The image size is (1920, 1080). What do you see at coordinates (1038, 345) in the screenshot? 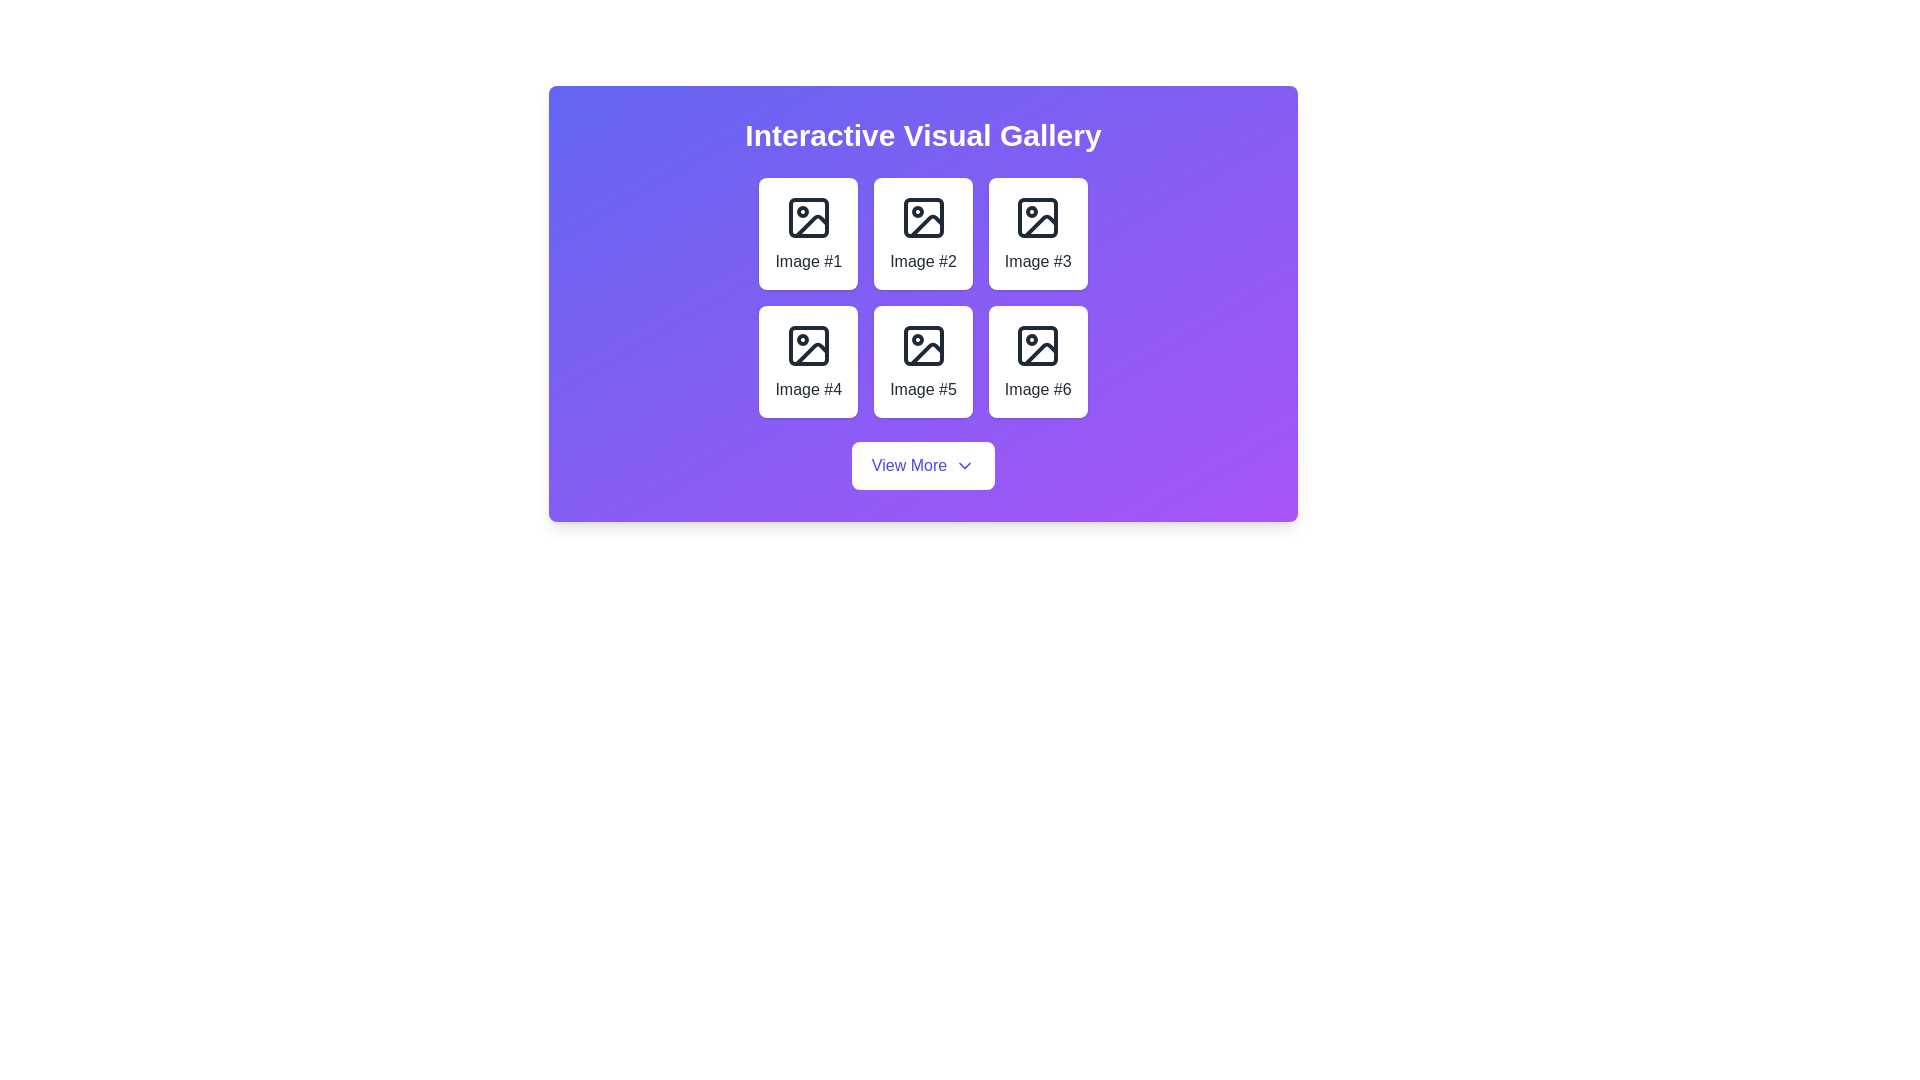
I see `the visual appearance of the decorative icon component within the SVG element representing 'Image #6', located in the bottom-right position of the gallery grid` at bounding box center [1038, 345].